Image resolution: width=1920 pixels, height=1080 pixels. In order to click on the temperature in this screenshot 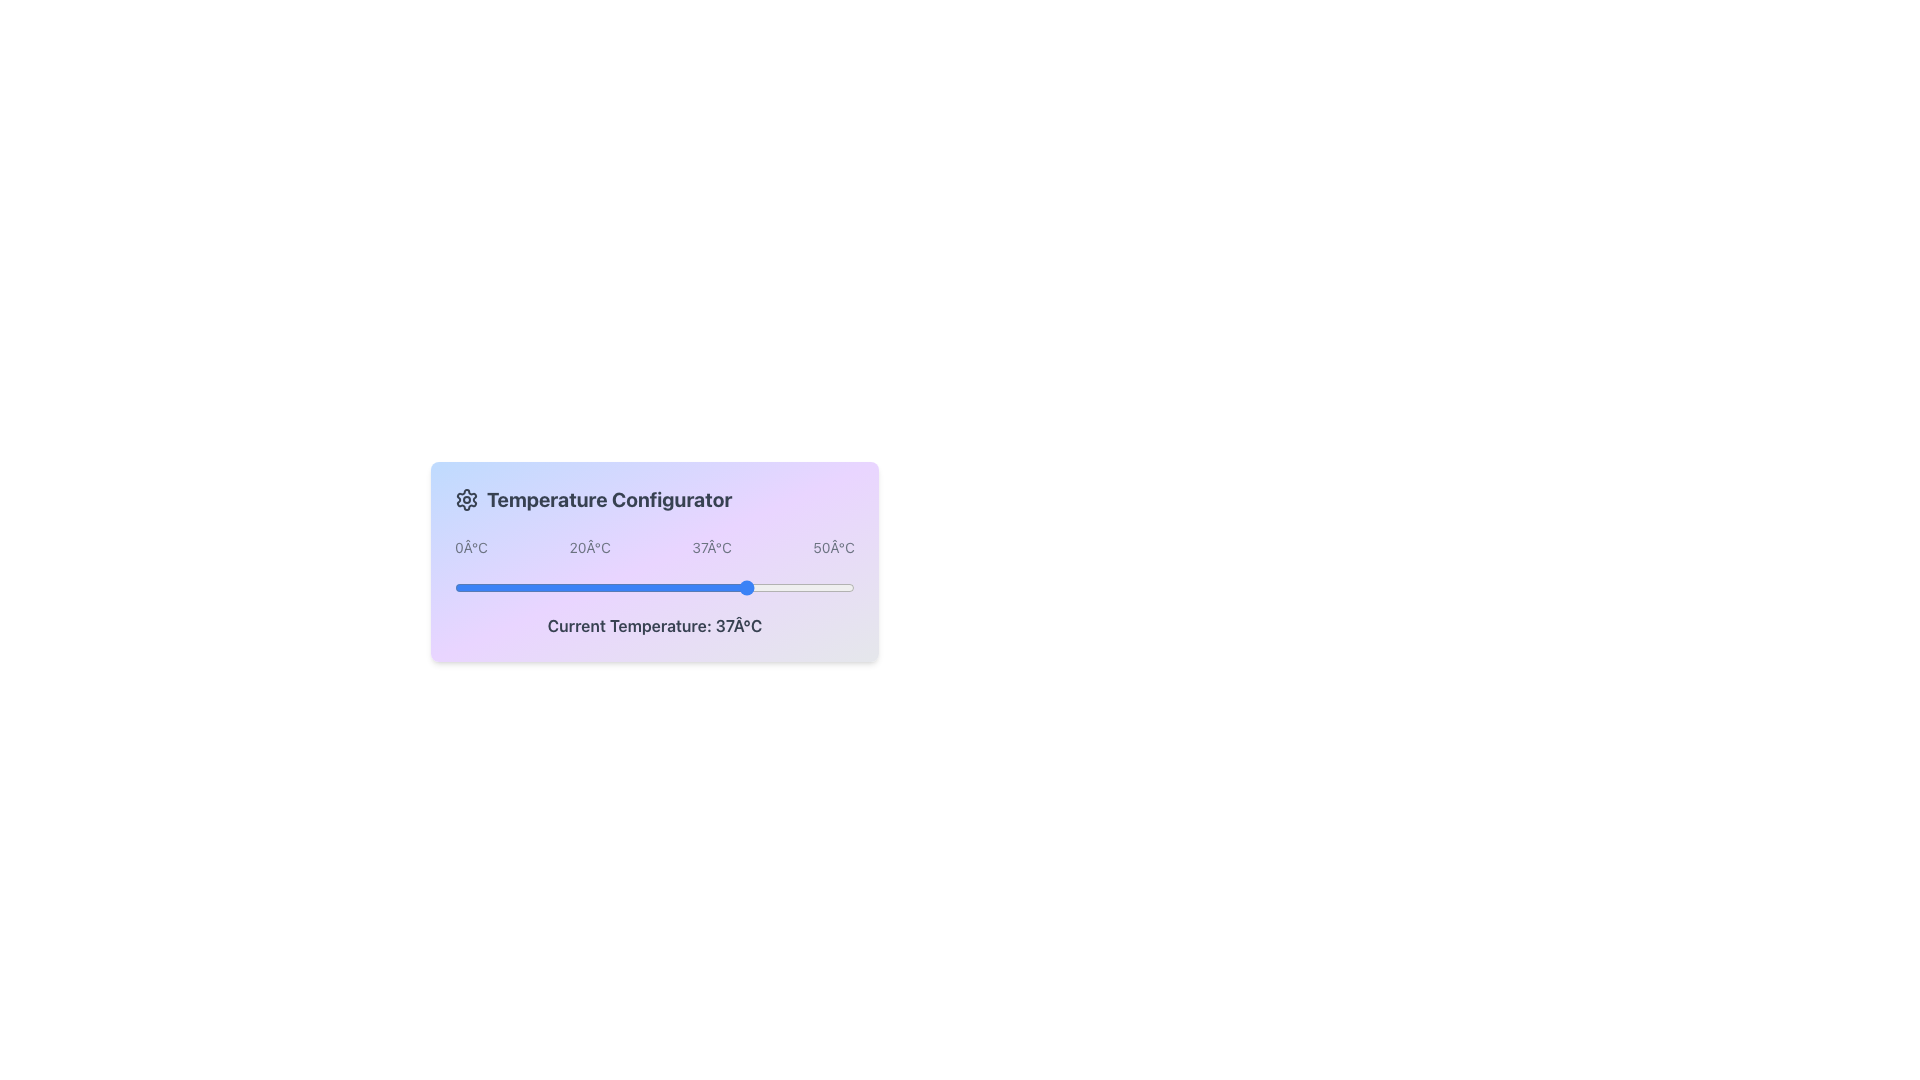, I will do `click(749, 586)`.